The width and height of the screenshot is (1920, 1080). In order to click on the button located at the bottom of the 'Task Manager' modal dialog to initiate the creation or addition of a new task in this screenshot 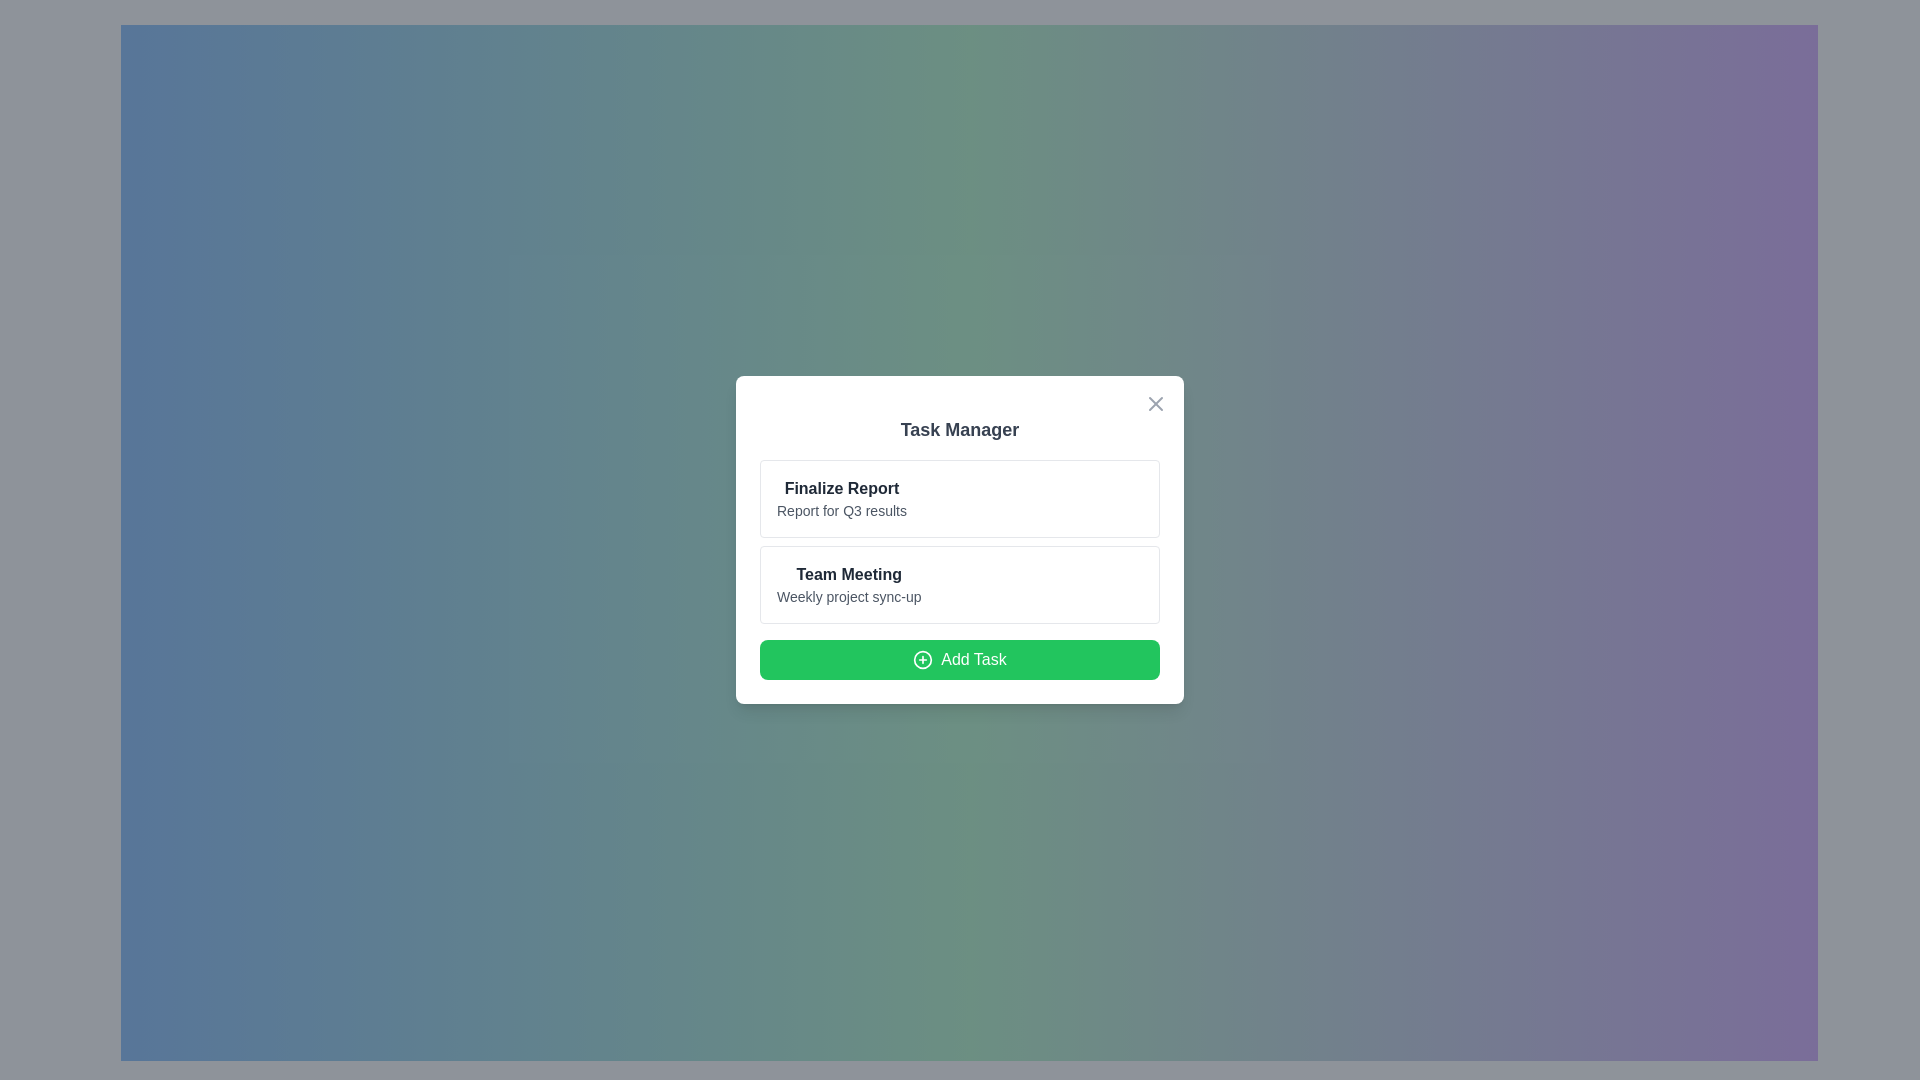, I will do `click(974, 659)`.